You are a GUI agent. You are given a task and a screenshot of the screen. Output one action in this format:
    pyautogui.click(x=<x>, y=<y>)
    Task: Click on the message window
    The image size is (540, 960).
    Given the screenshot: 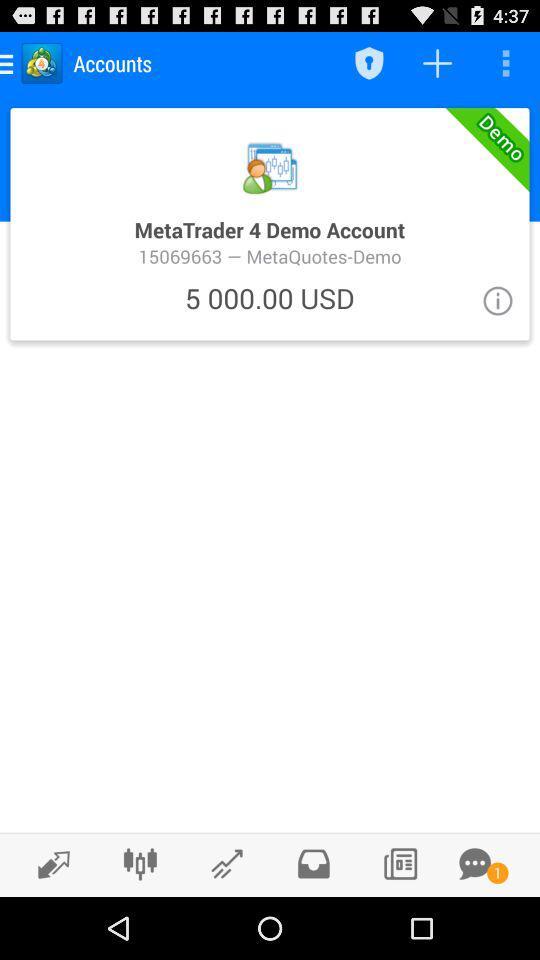 What is the action you would take?
    pyautogui.click(x=474, y=863)
    